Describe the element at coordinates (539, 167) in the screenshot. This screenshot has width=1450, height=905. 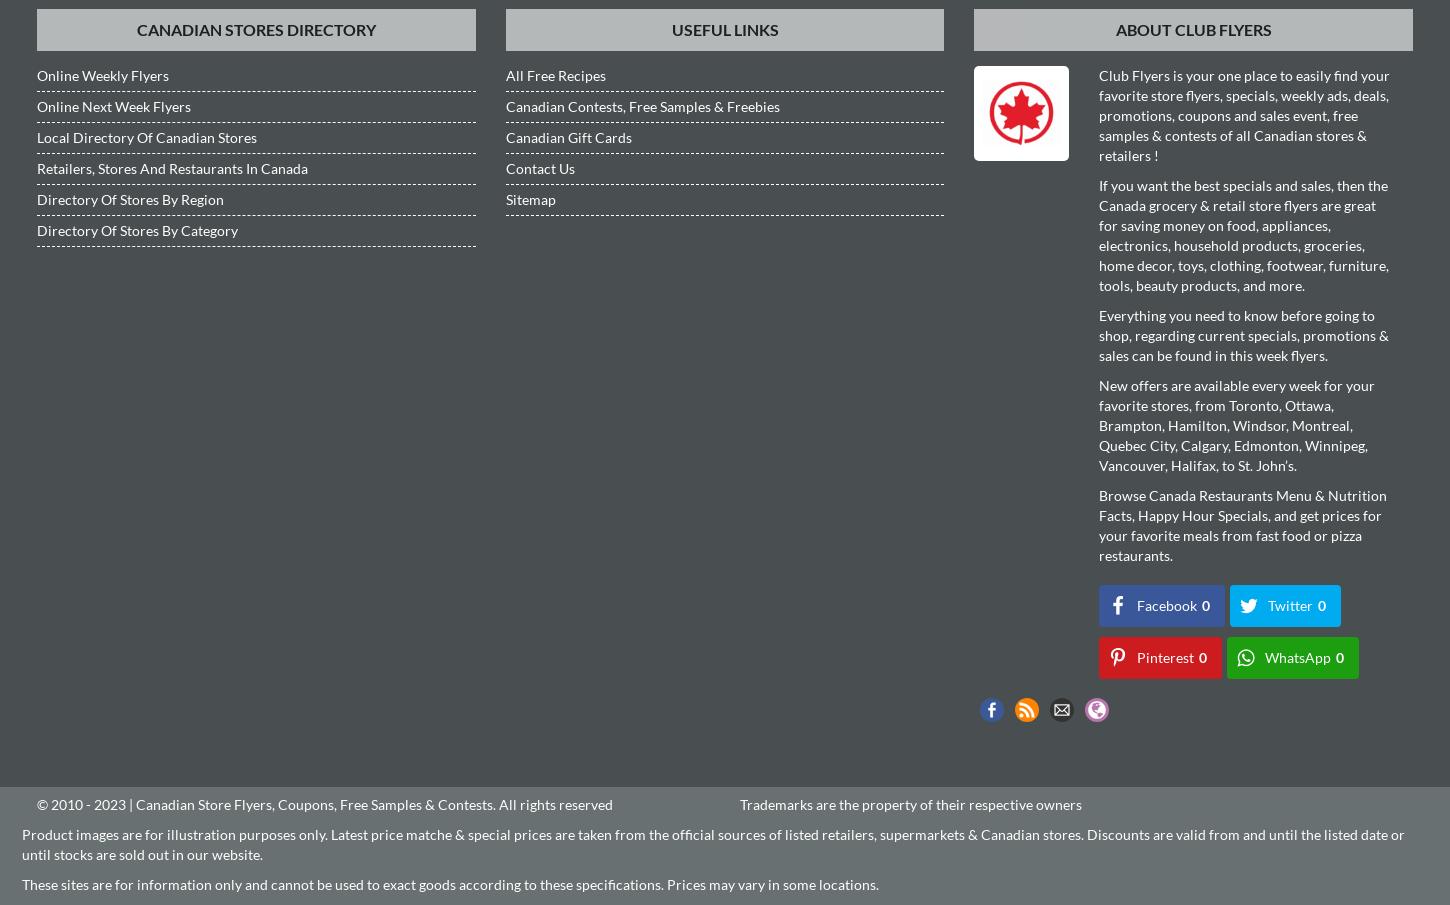
I see `'Contact Us'` at that location.